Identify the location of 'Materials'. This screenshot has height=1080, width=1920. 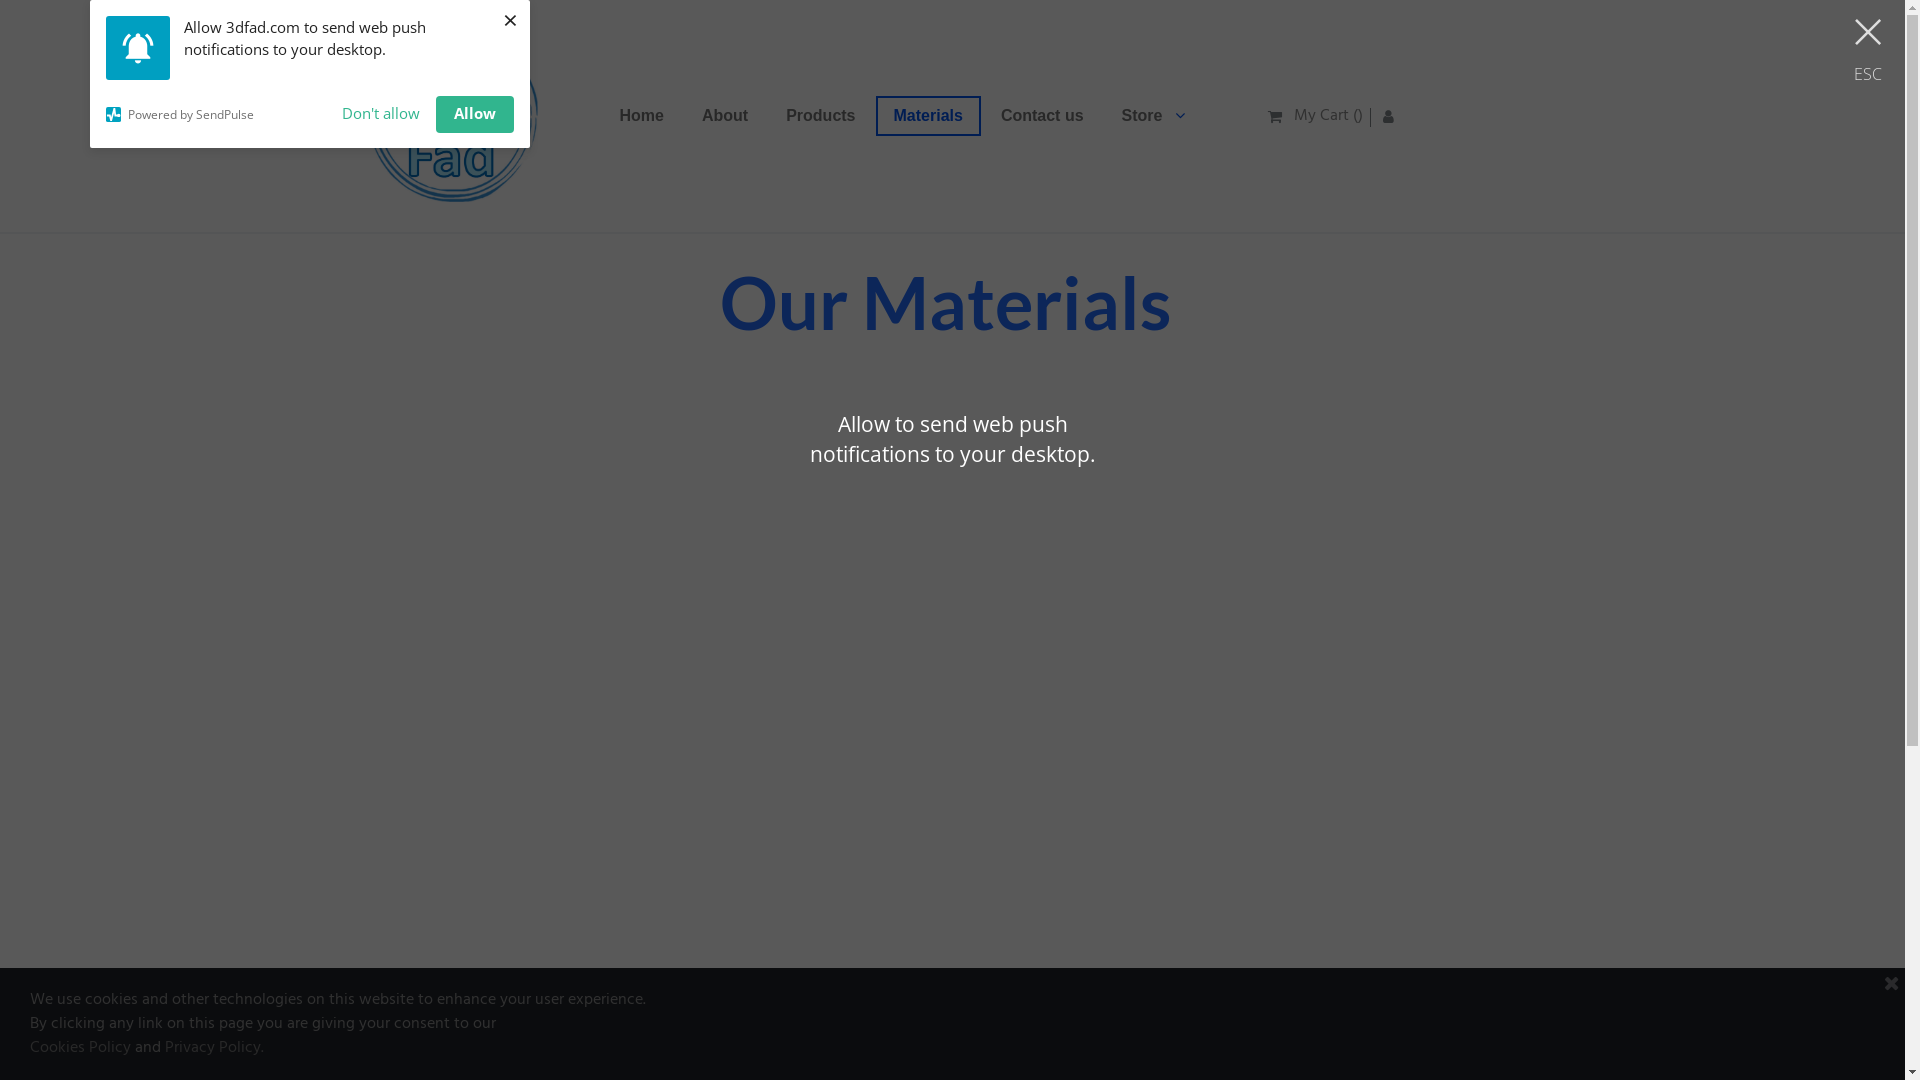
(927, 115).